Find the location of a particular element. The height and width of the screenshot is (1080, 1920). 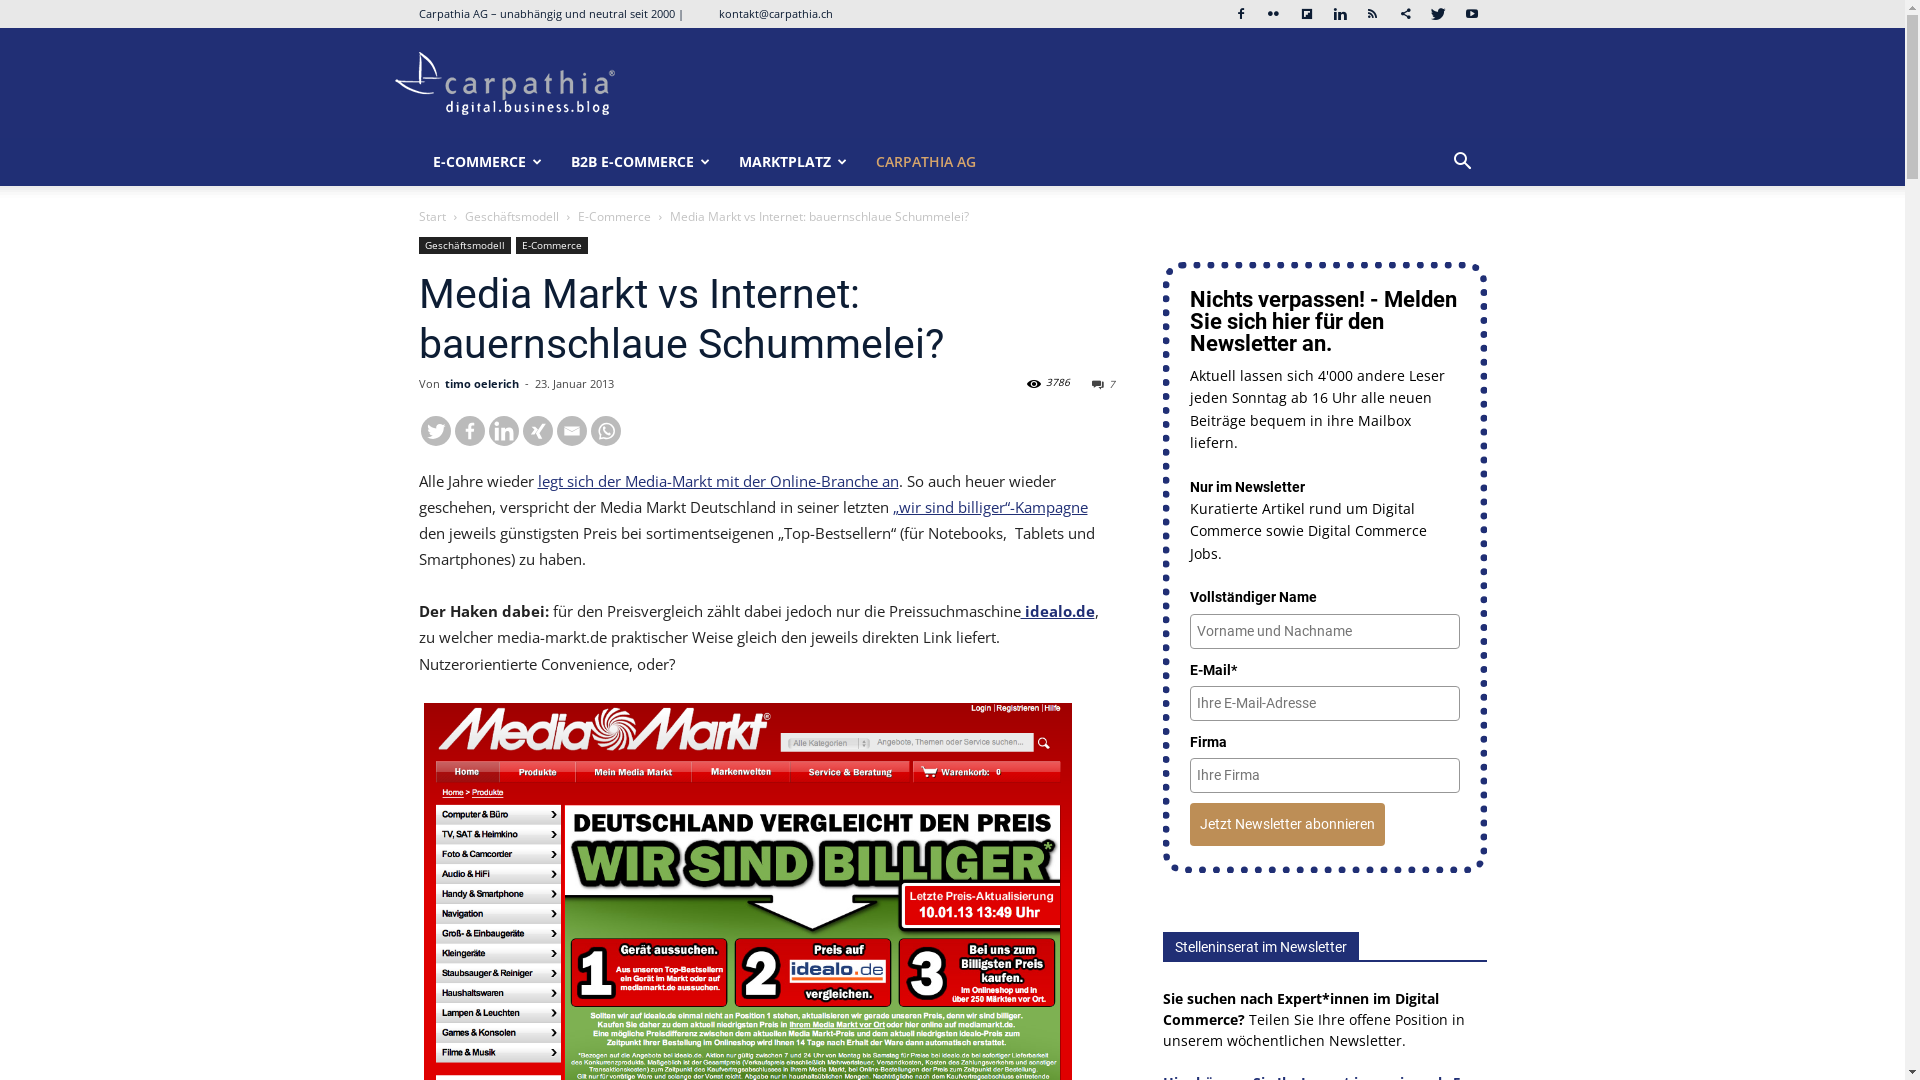

'Jetzt Newsletter abonnieren' is located at coordinates (1287, 824).